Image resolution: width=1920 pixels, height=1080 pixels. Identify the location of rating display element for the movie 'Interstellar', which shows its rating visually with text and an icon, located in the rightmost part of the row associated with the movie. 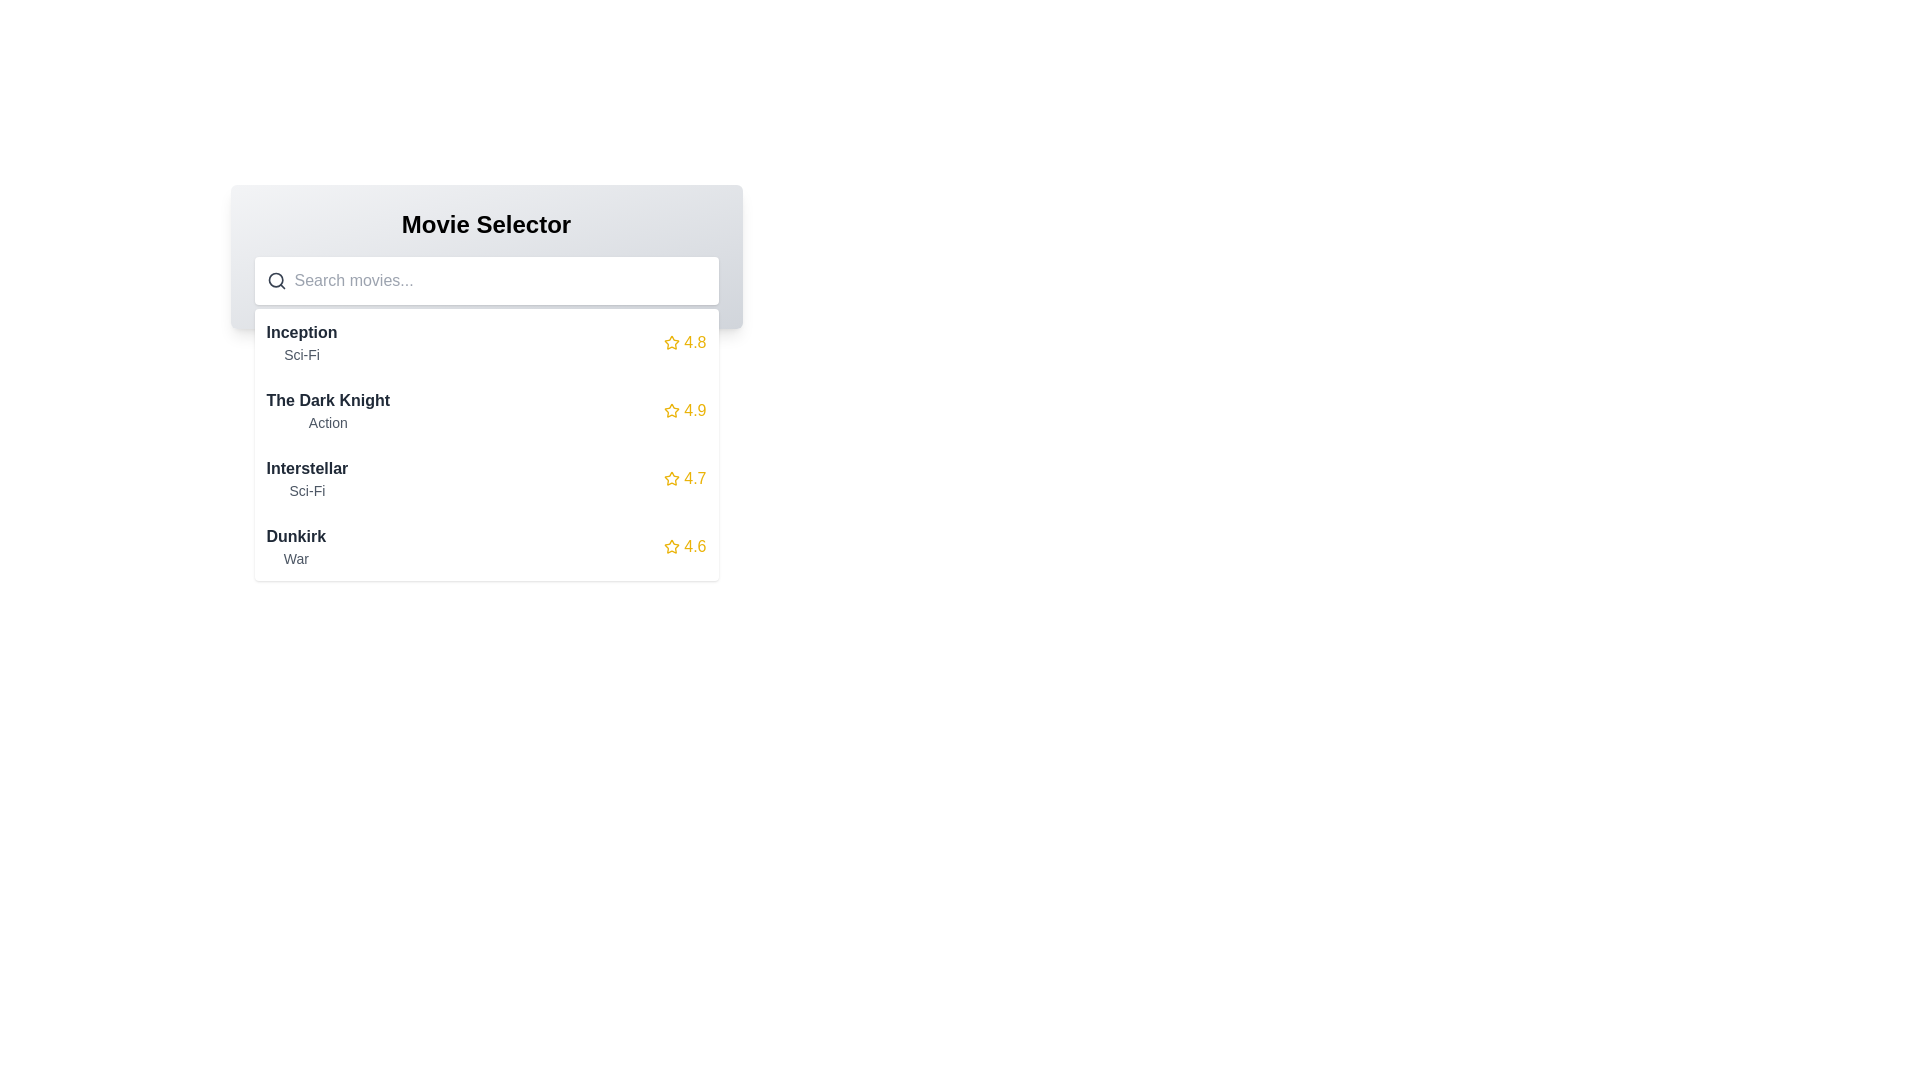
(685, 478).